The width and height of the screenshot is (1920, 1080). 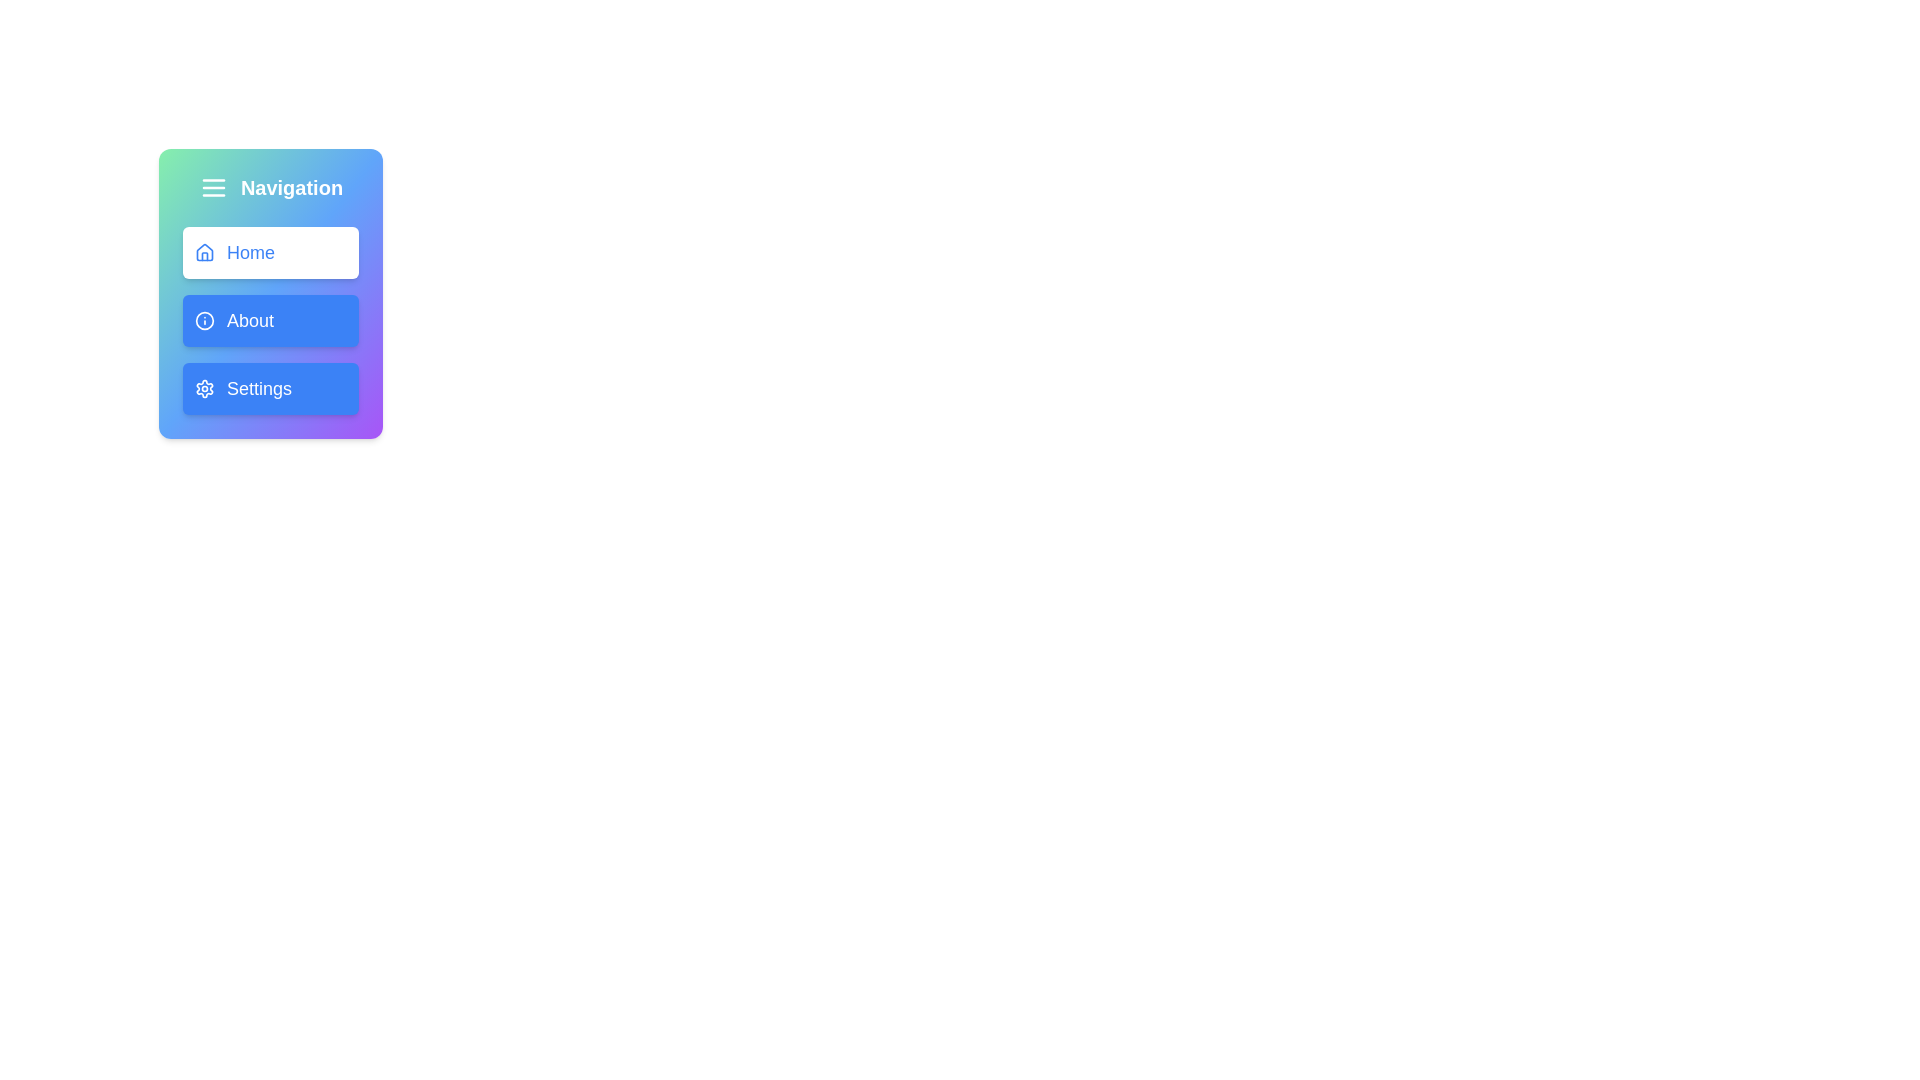 What do you see at coordinates (205, 389) in the screenshot?
I see `the gear icon inside the 'Settings' button, which is the third option in the vertical menu` at bounding box center [205, 389].